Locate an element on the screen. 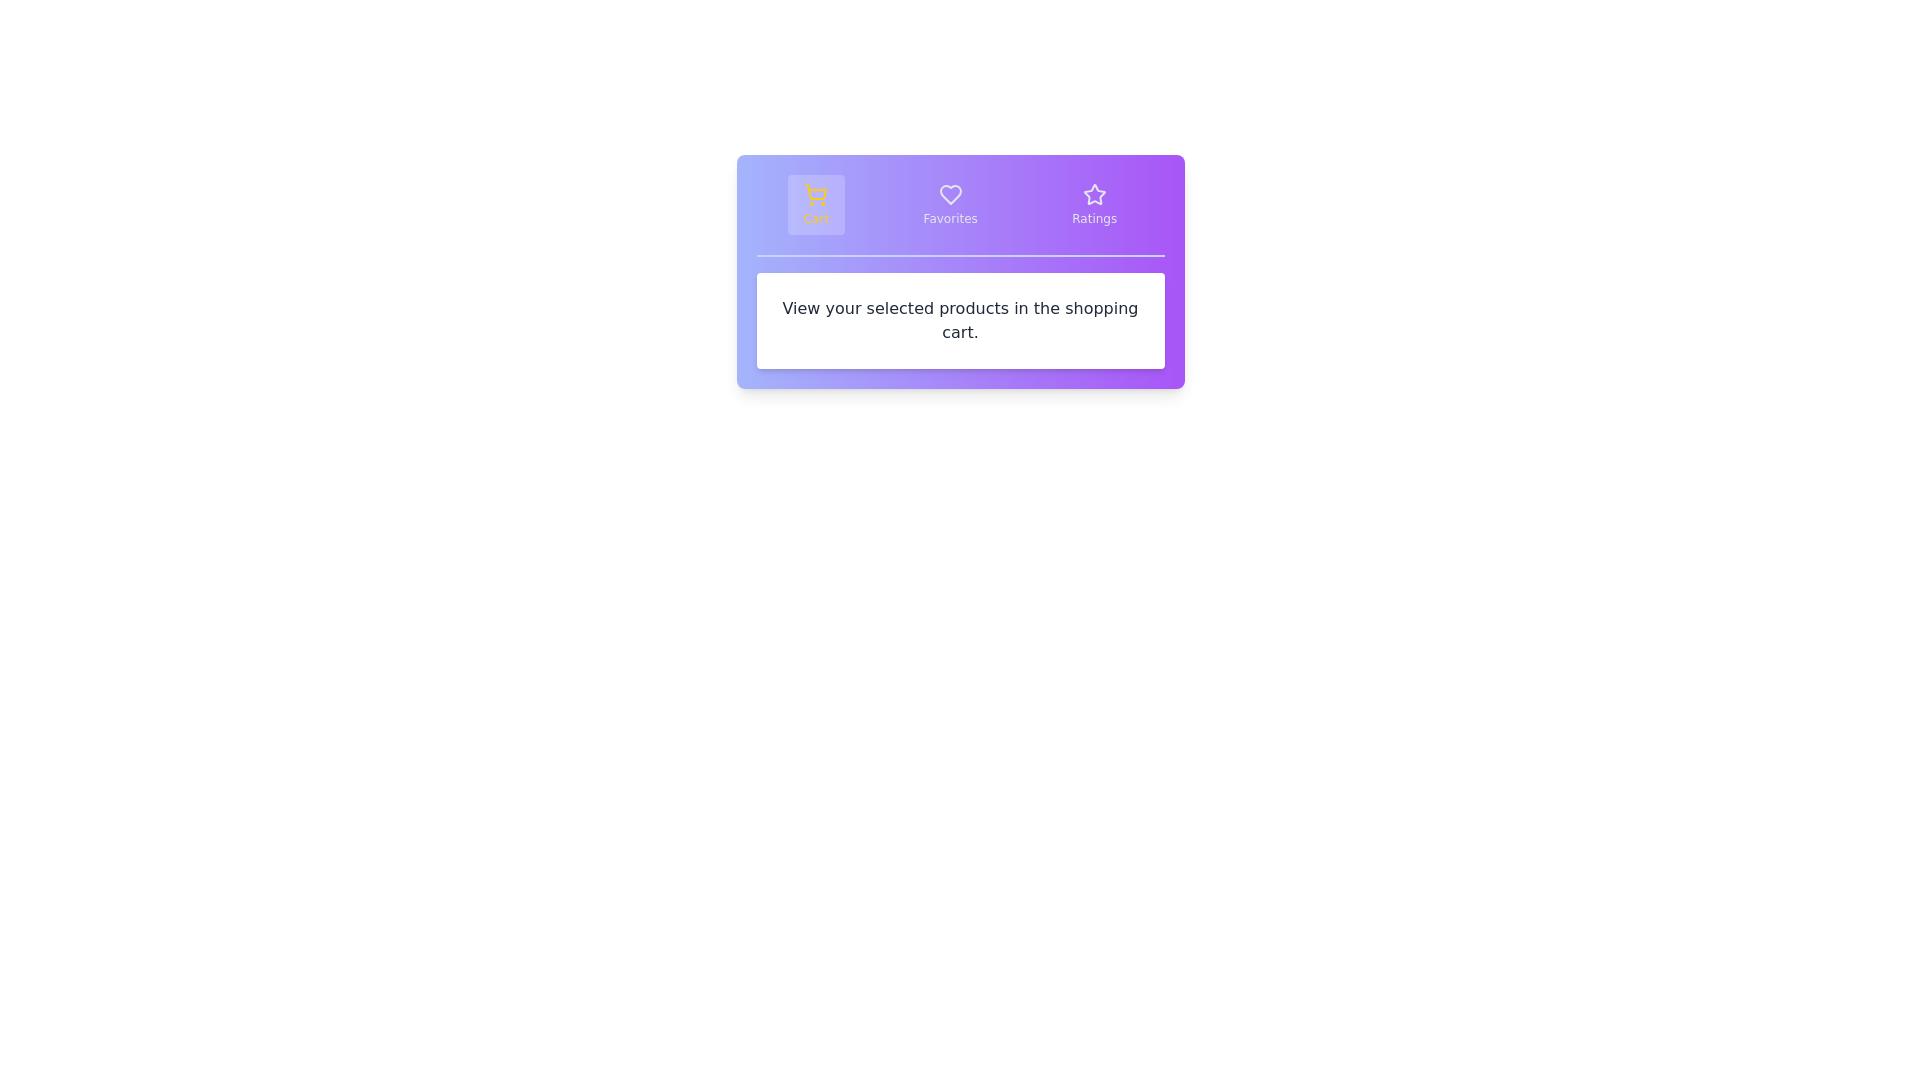 The height and width of the screenshot is (1080, 1920). the 'Favorites' text label, which indicates the purpose of the associated button in the navigation row, located near the top center of the interface is located at coordinates (949, 219).